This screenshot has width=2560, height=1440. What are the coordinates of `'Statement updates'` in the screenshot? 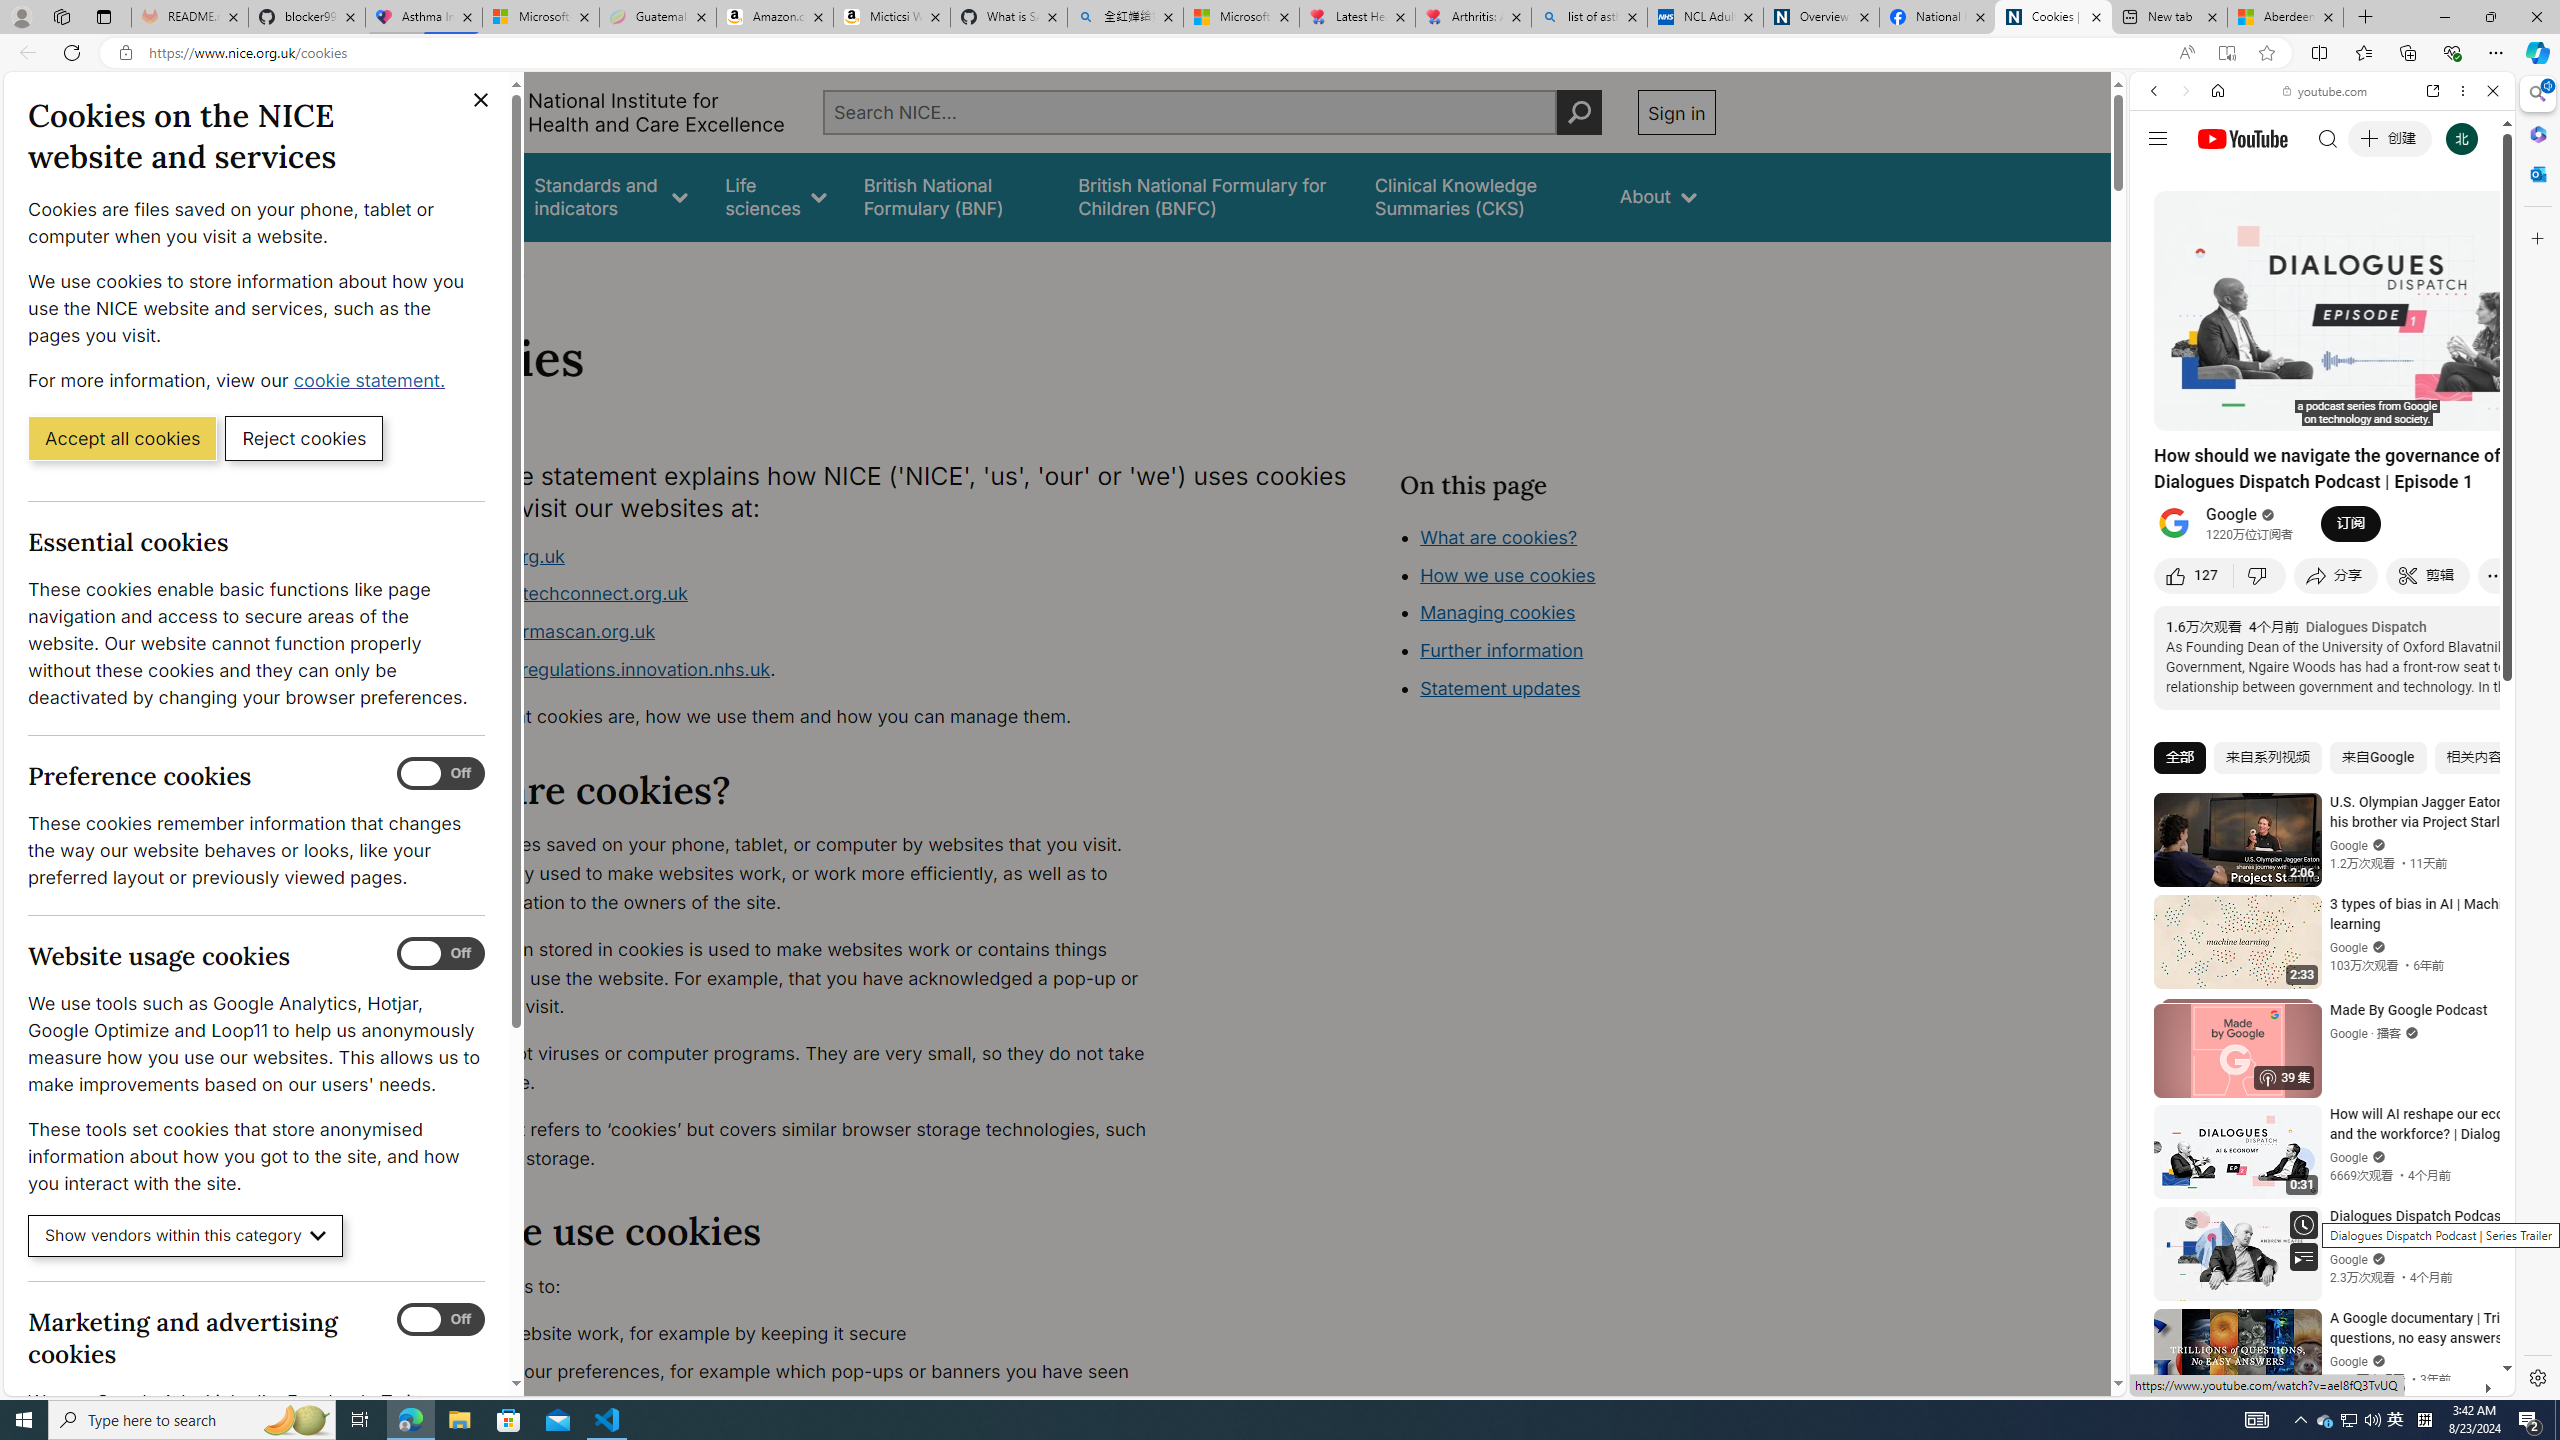 It's located at (1500, 689).